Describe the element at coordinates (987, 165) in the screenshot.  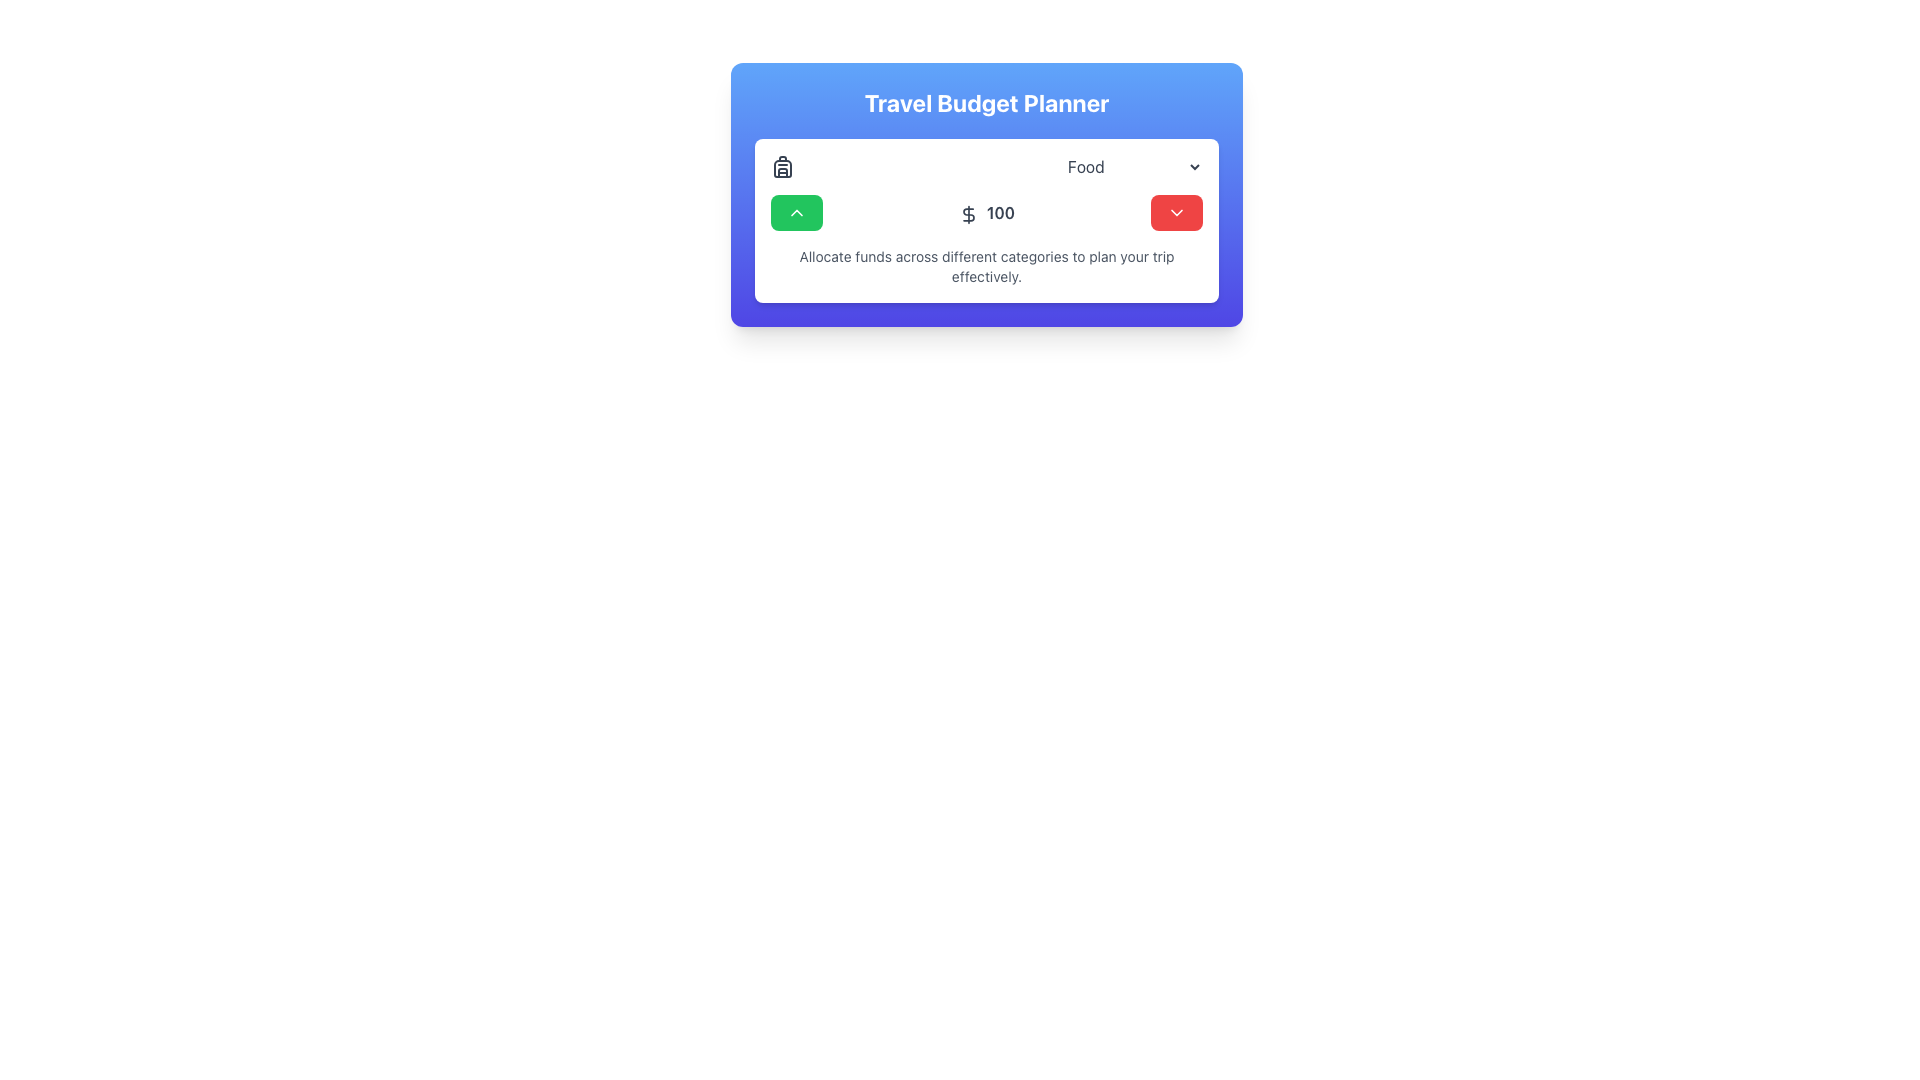
I see `the dropdown selector element labeled 'Food'` at that location.